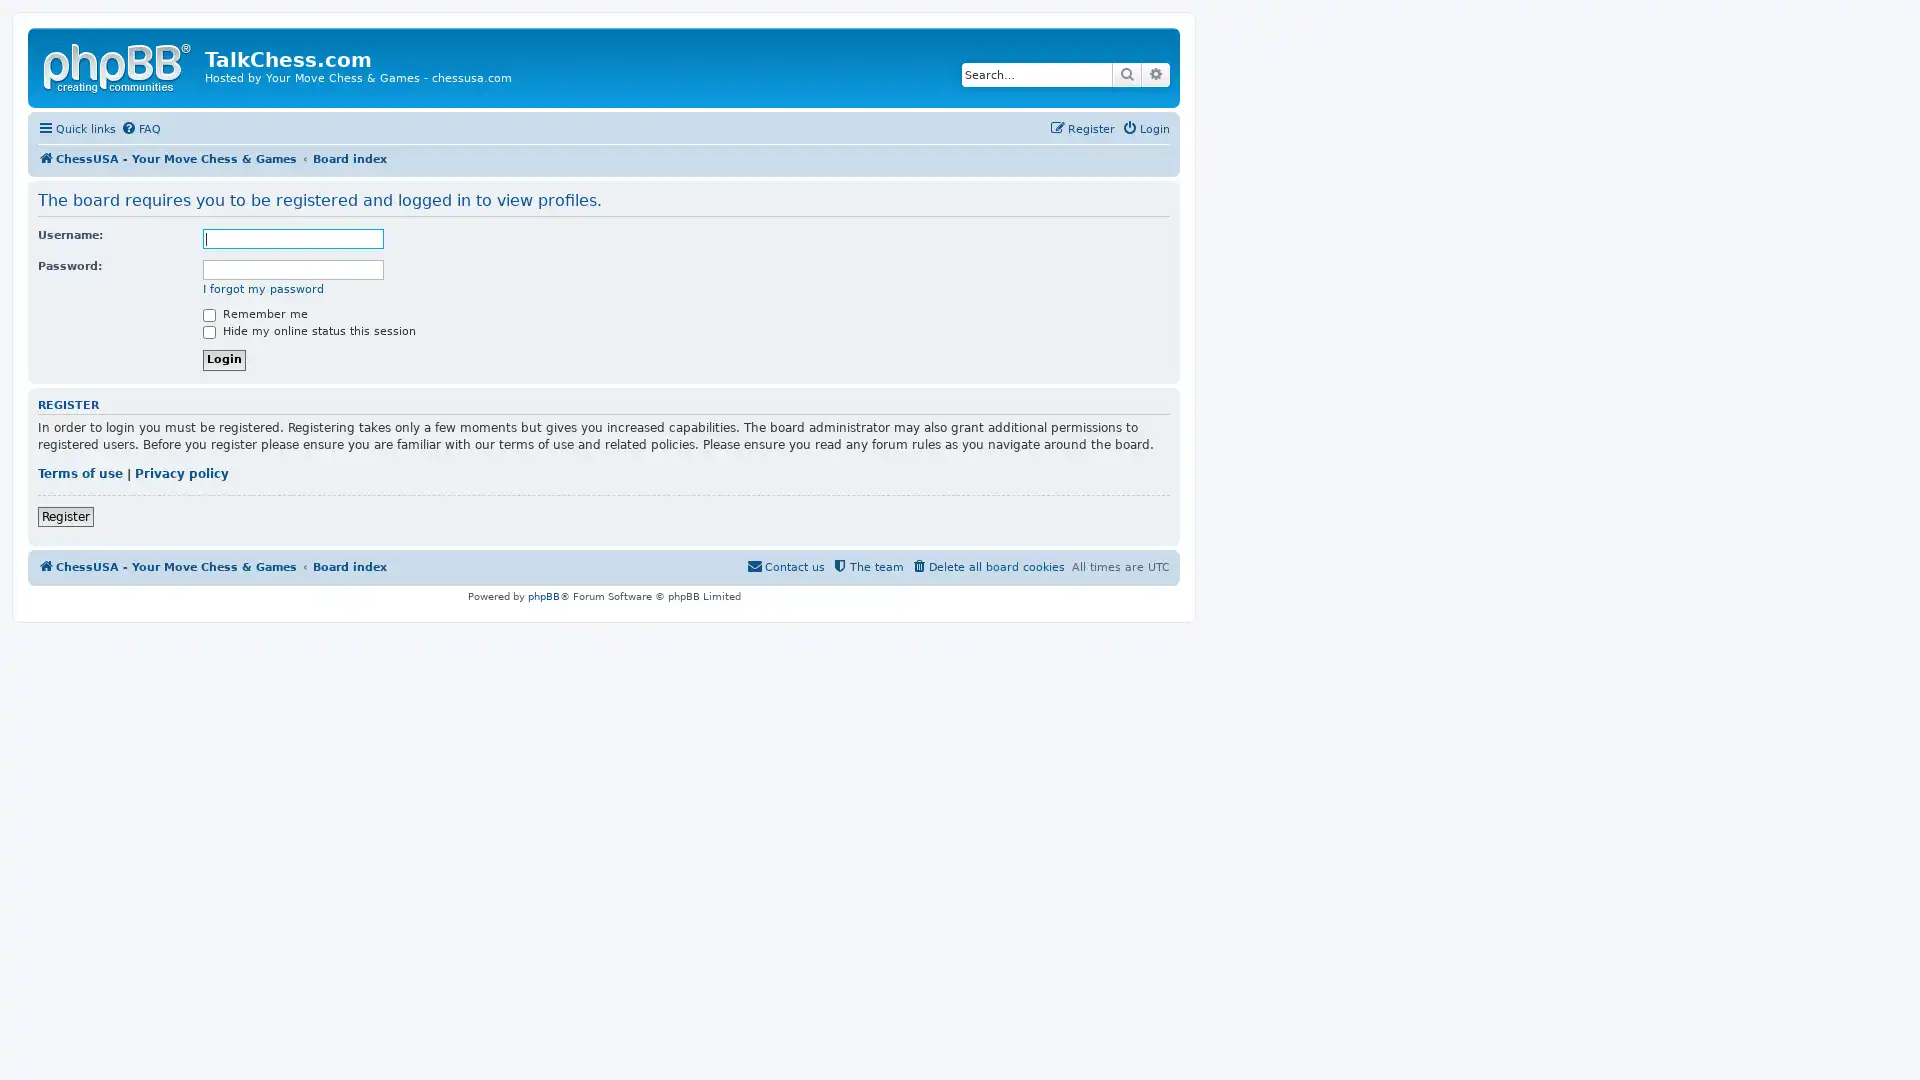 This screenshot has height=1080, width=1920. Describe the element at coordinates (224, 358) in the screenshot. I see `Login` at that location.